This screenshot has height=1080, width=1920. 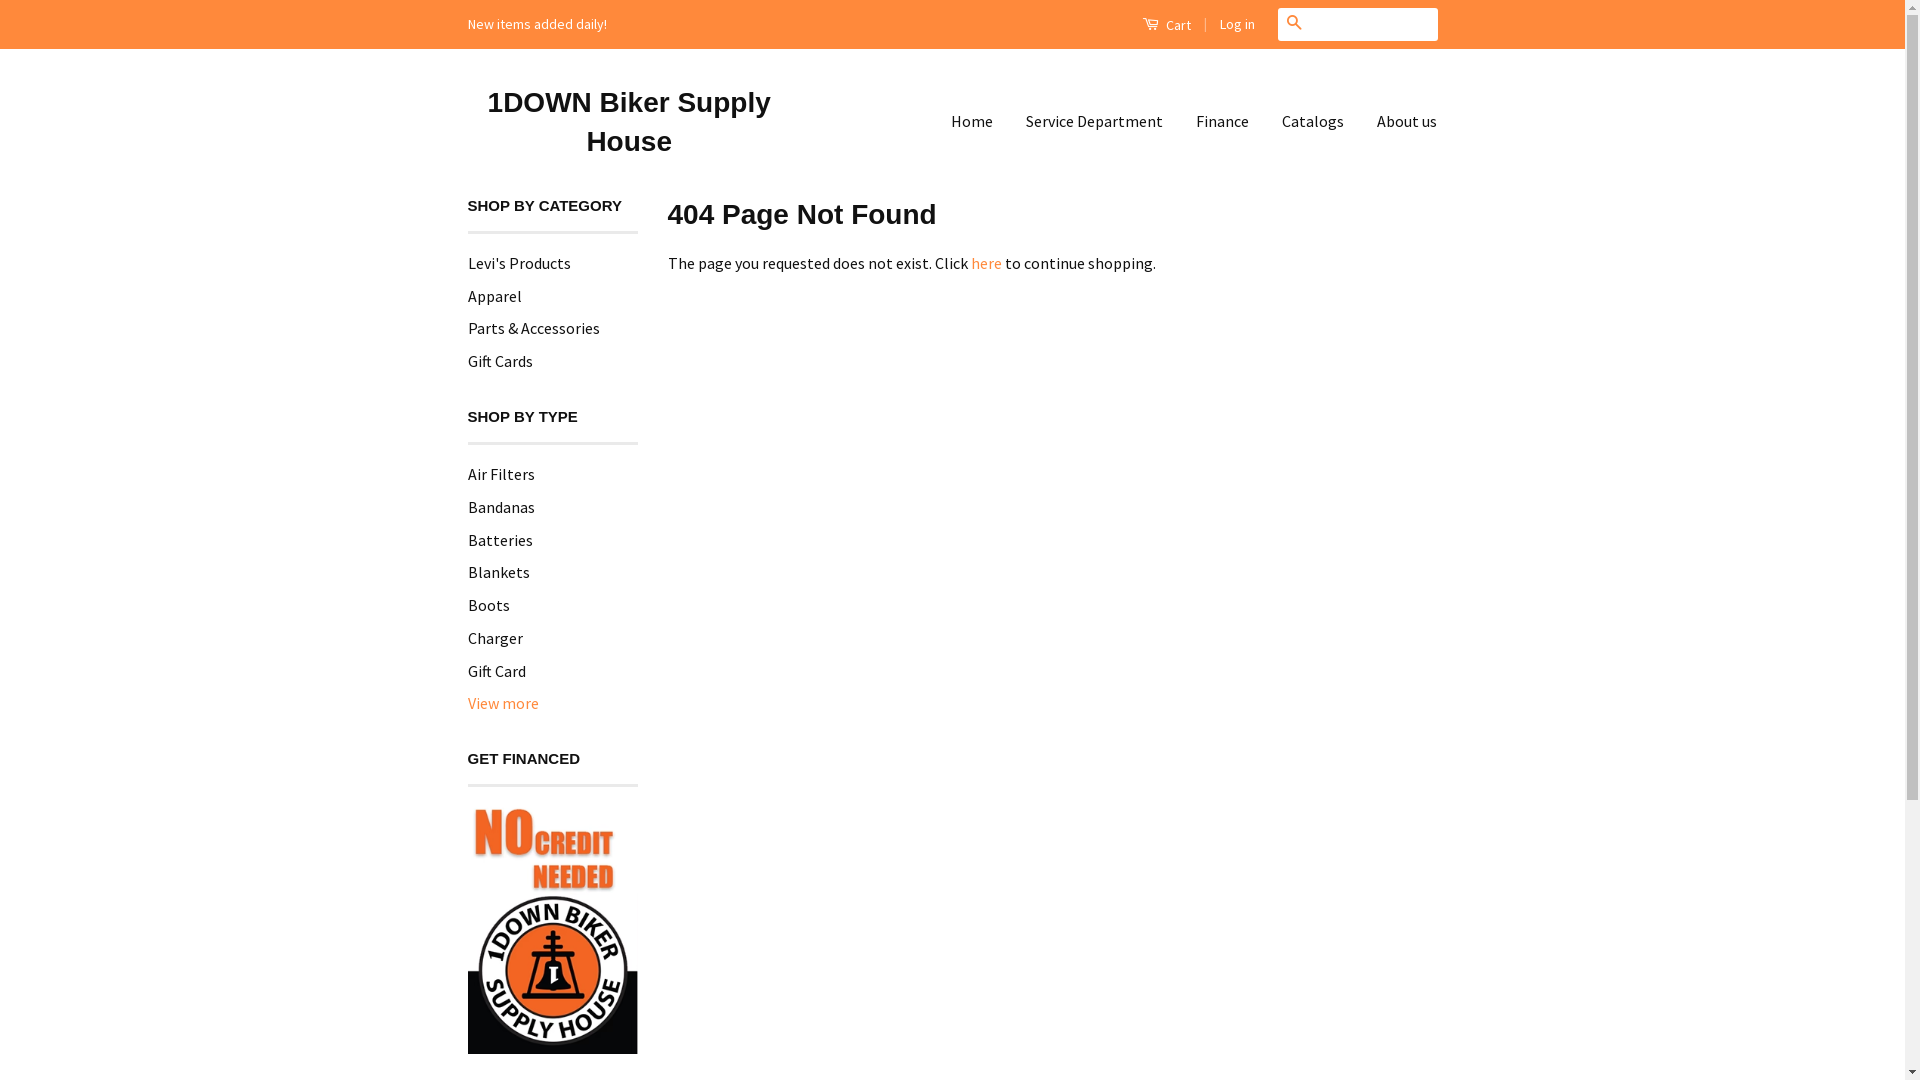 I want to click on 'Cart', so click(x=1166, y=23).